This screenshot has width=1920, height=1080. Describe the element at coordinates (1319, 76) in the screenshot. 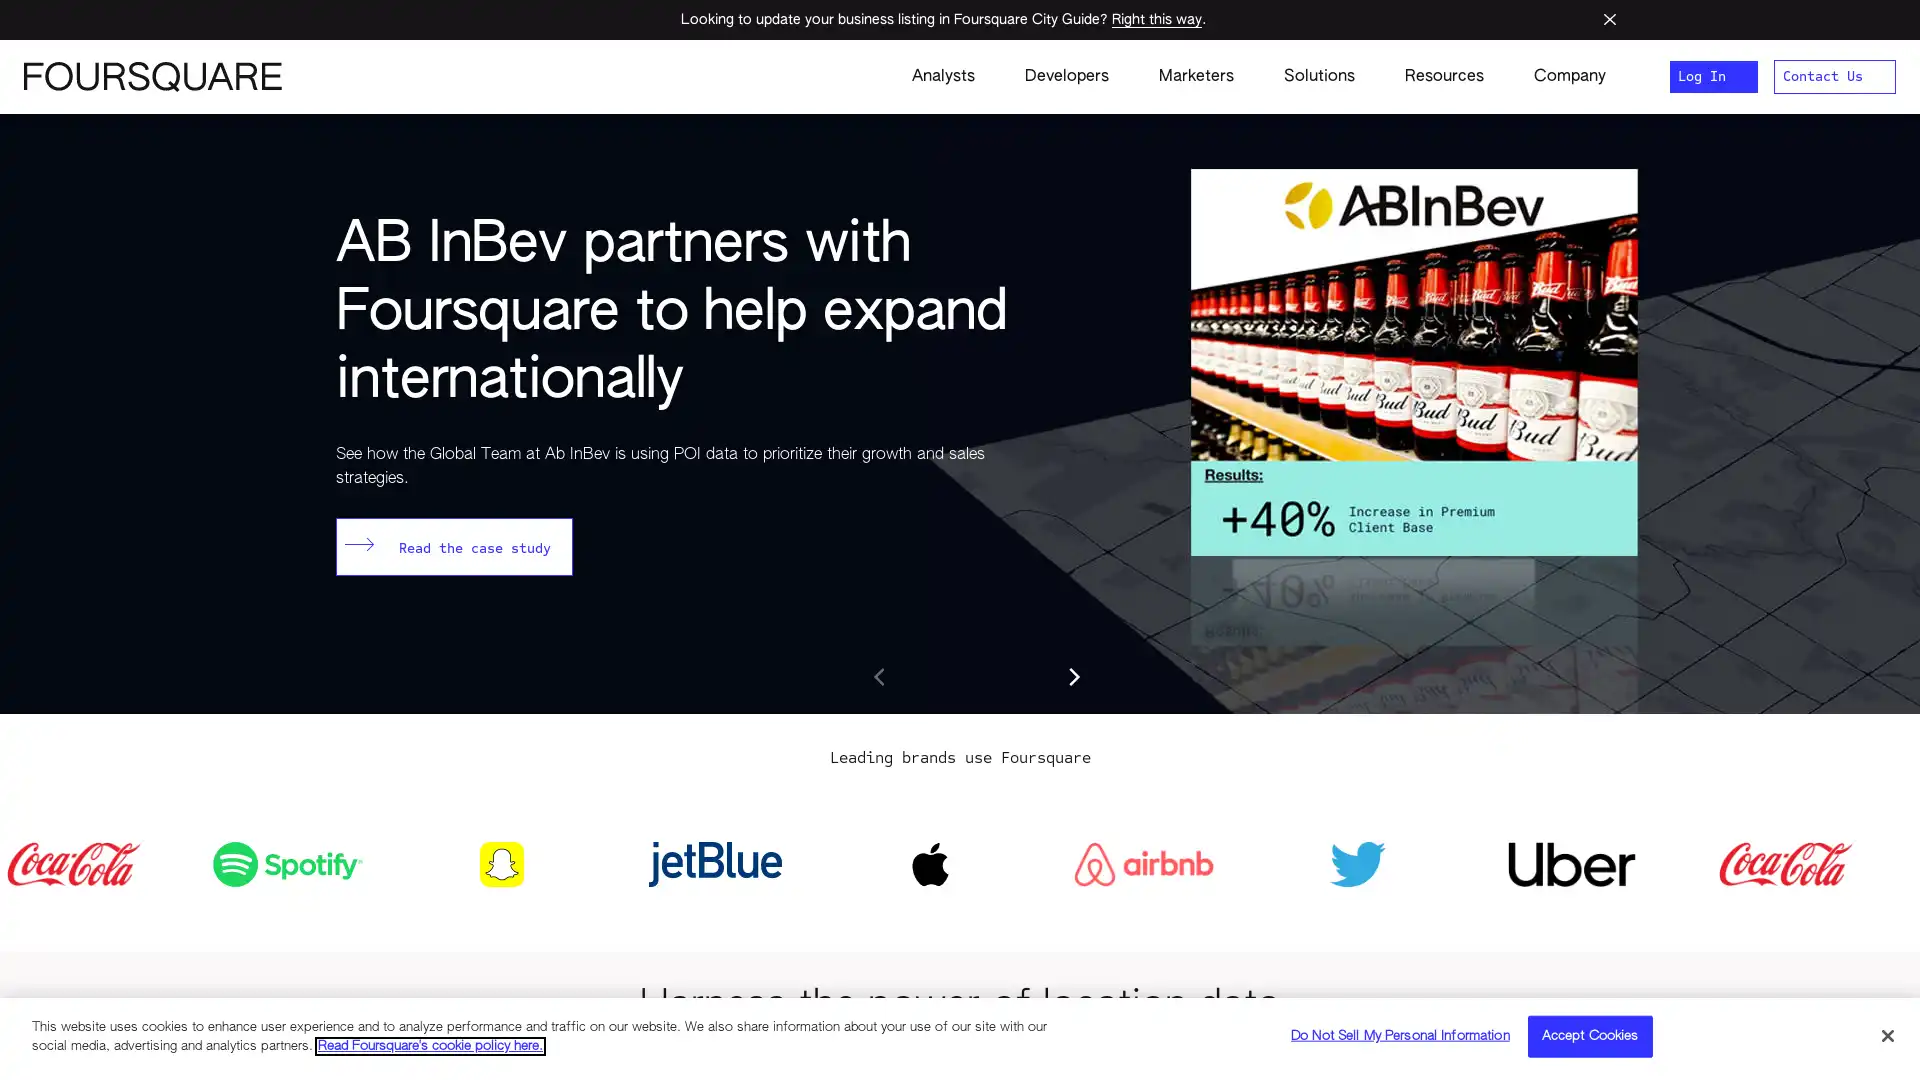

I see `Solutions` at that location.